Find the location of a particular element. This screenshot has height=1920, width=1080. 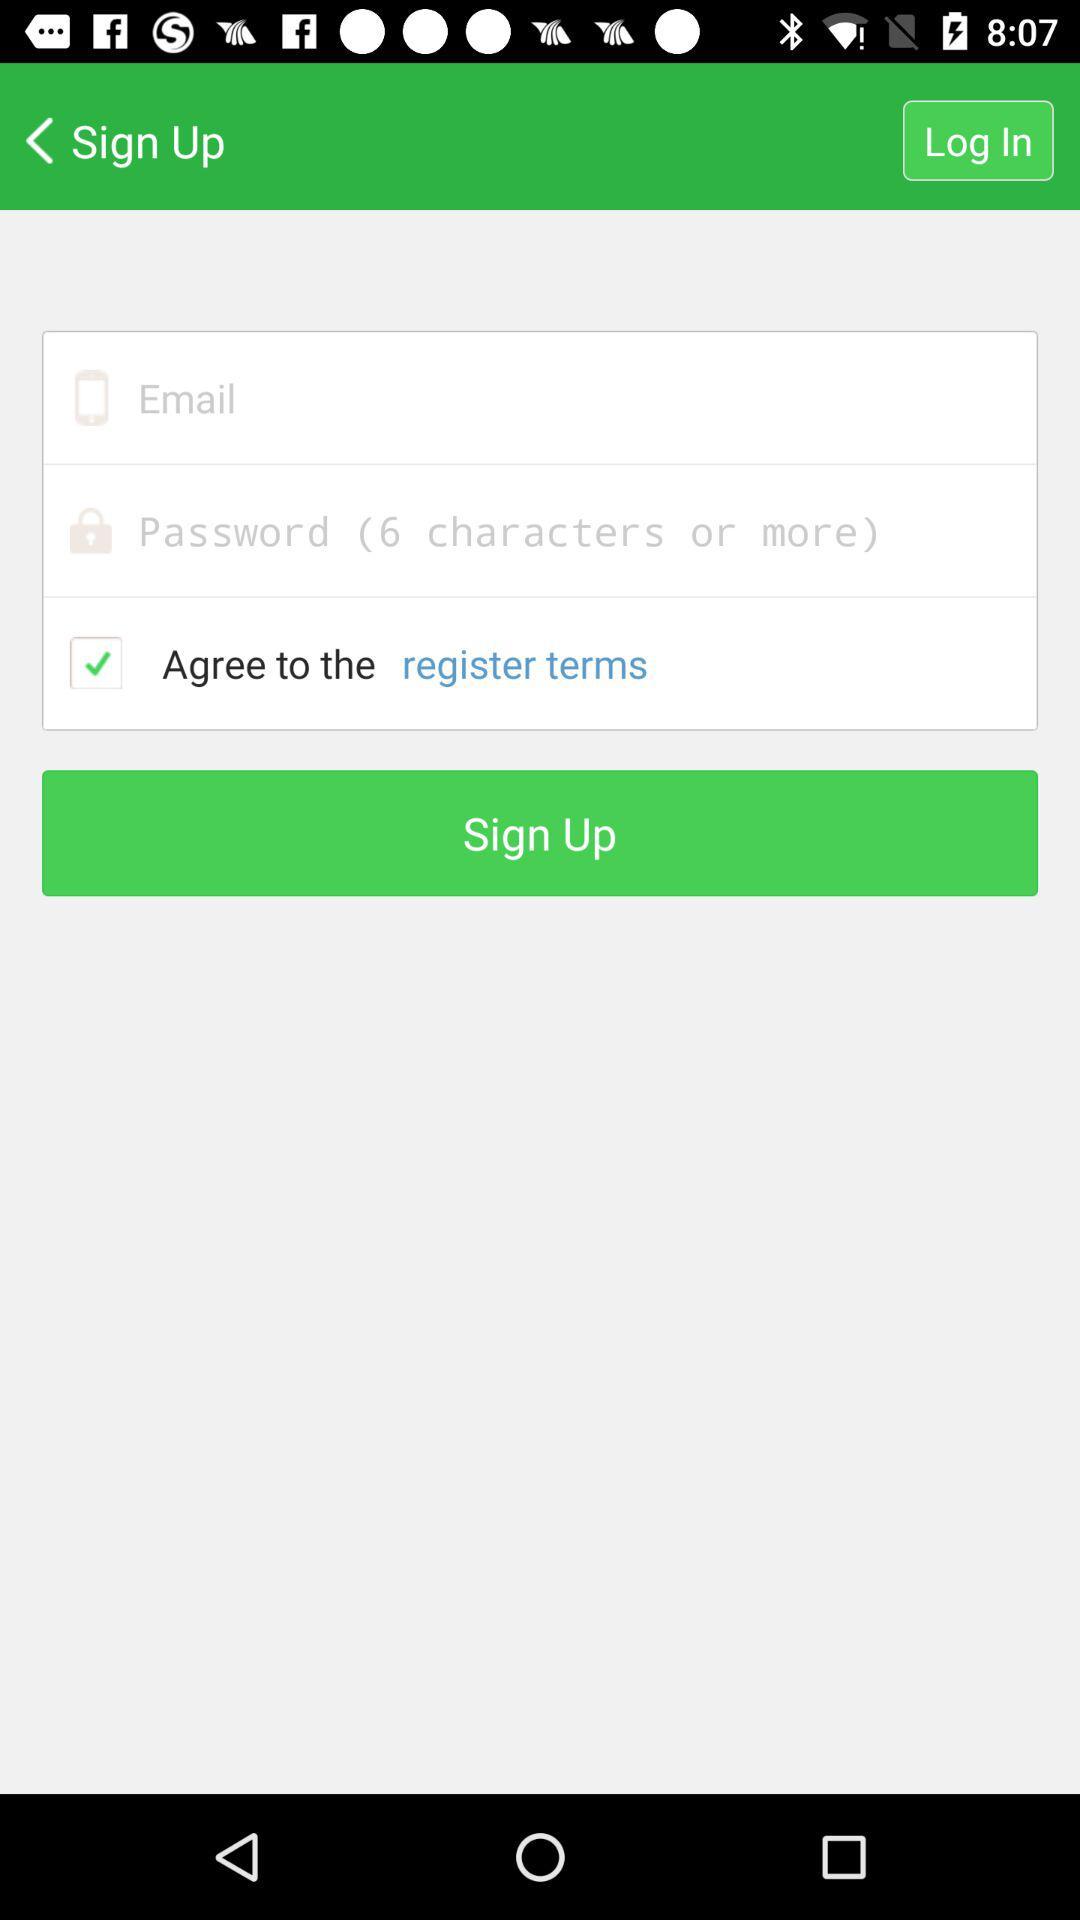

log in at the top right corner is located at coordinates (977, 139).